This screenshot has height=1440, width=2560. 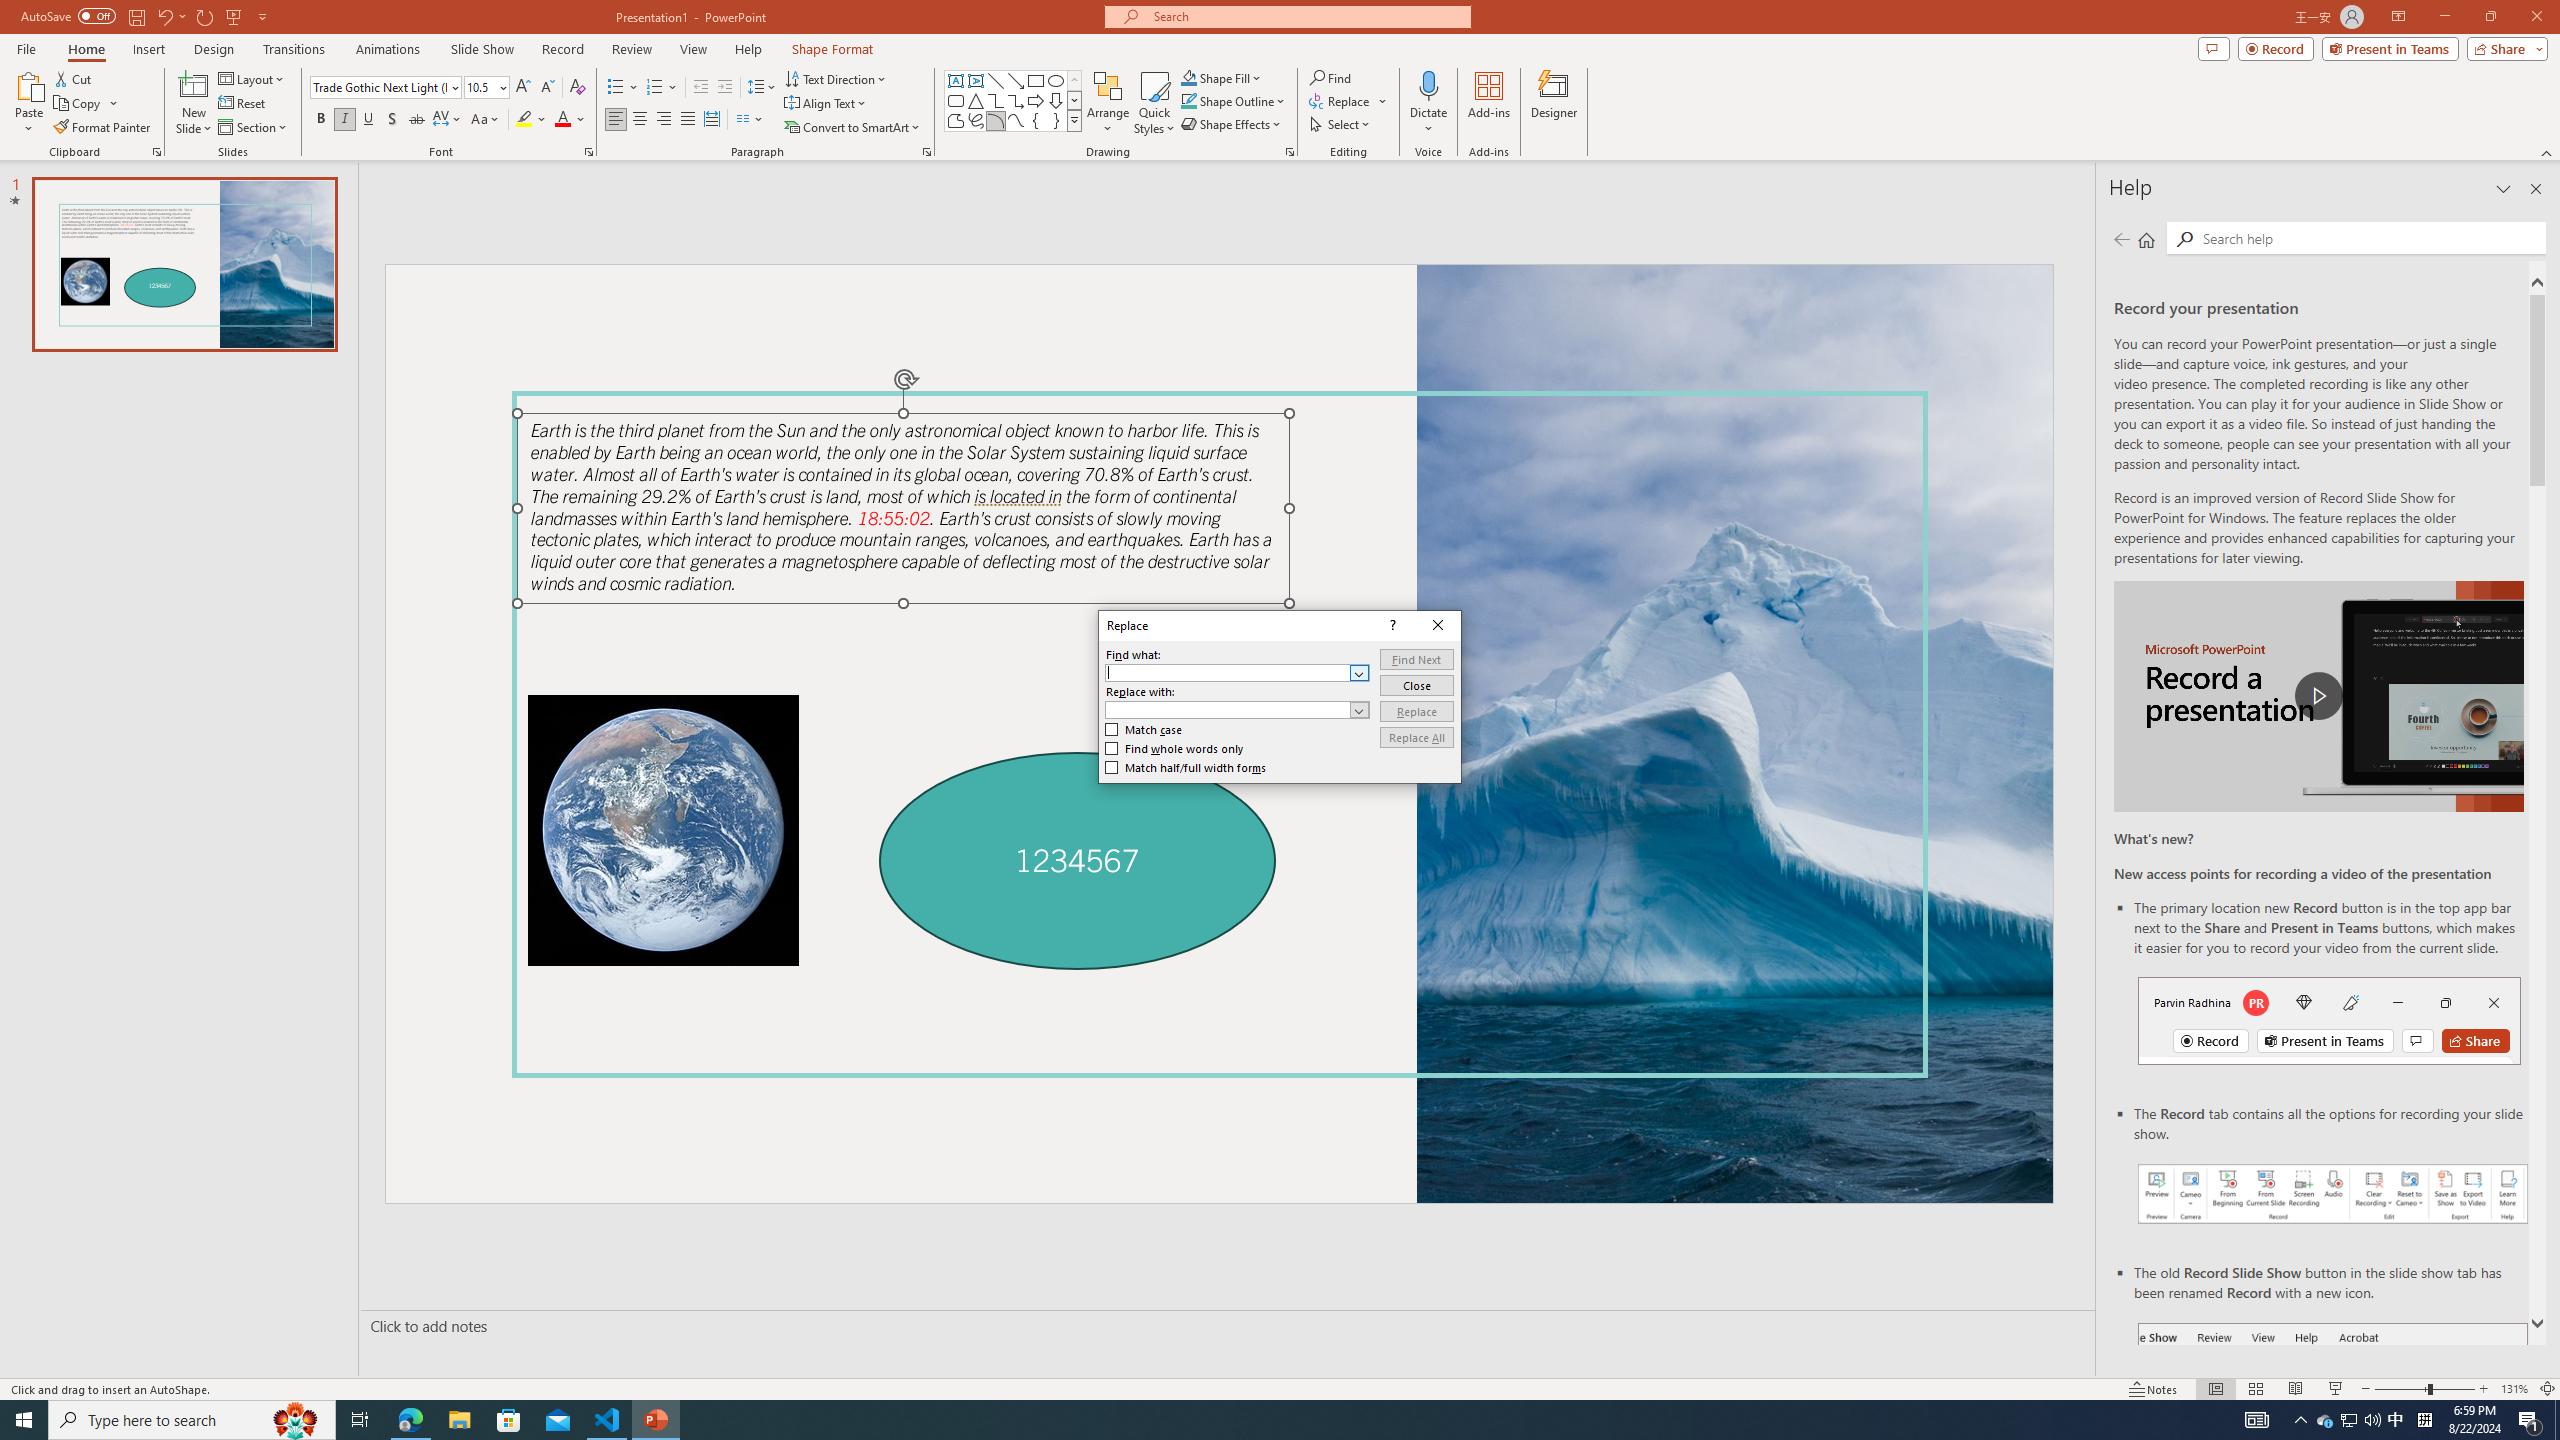 What do you see at coordinates (562, 118) in the screenshot?
I see `'Font Color Red'` at bounding box center [562, 118].